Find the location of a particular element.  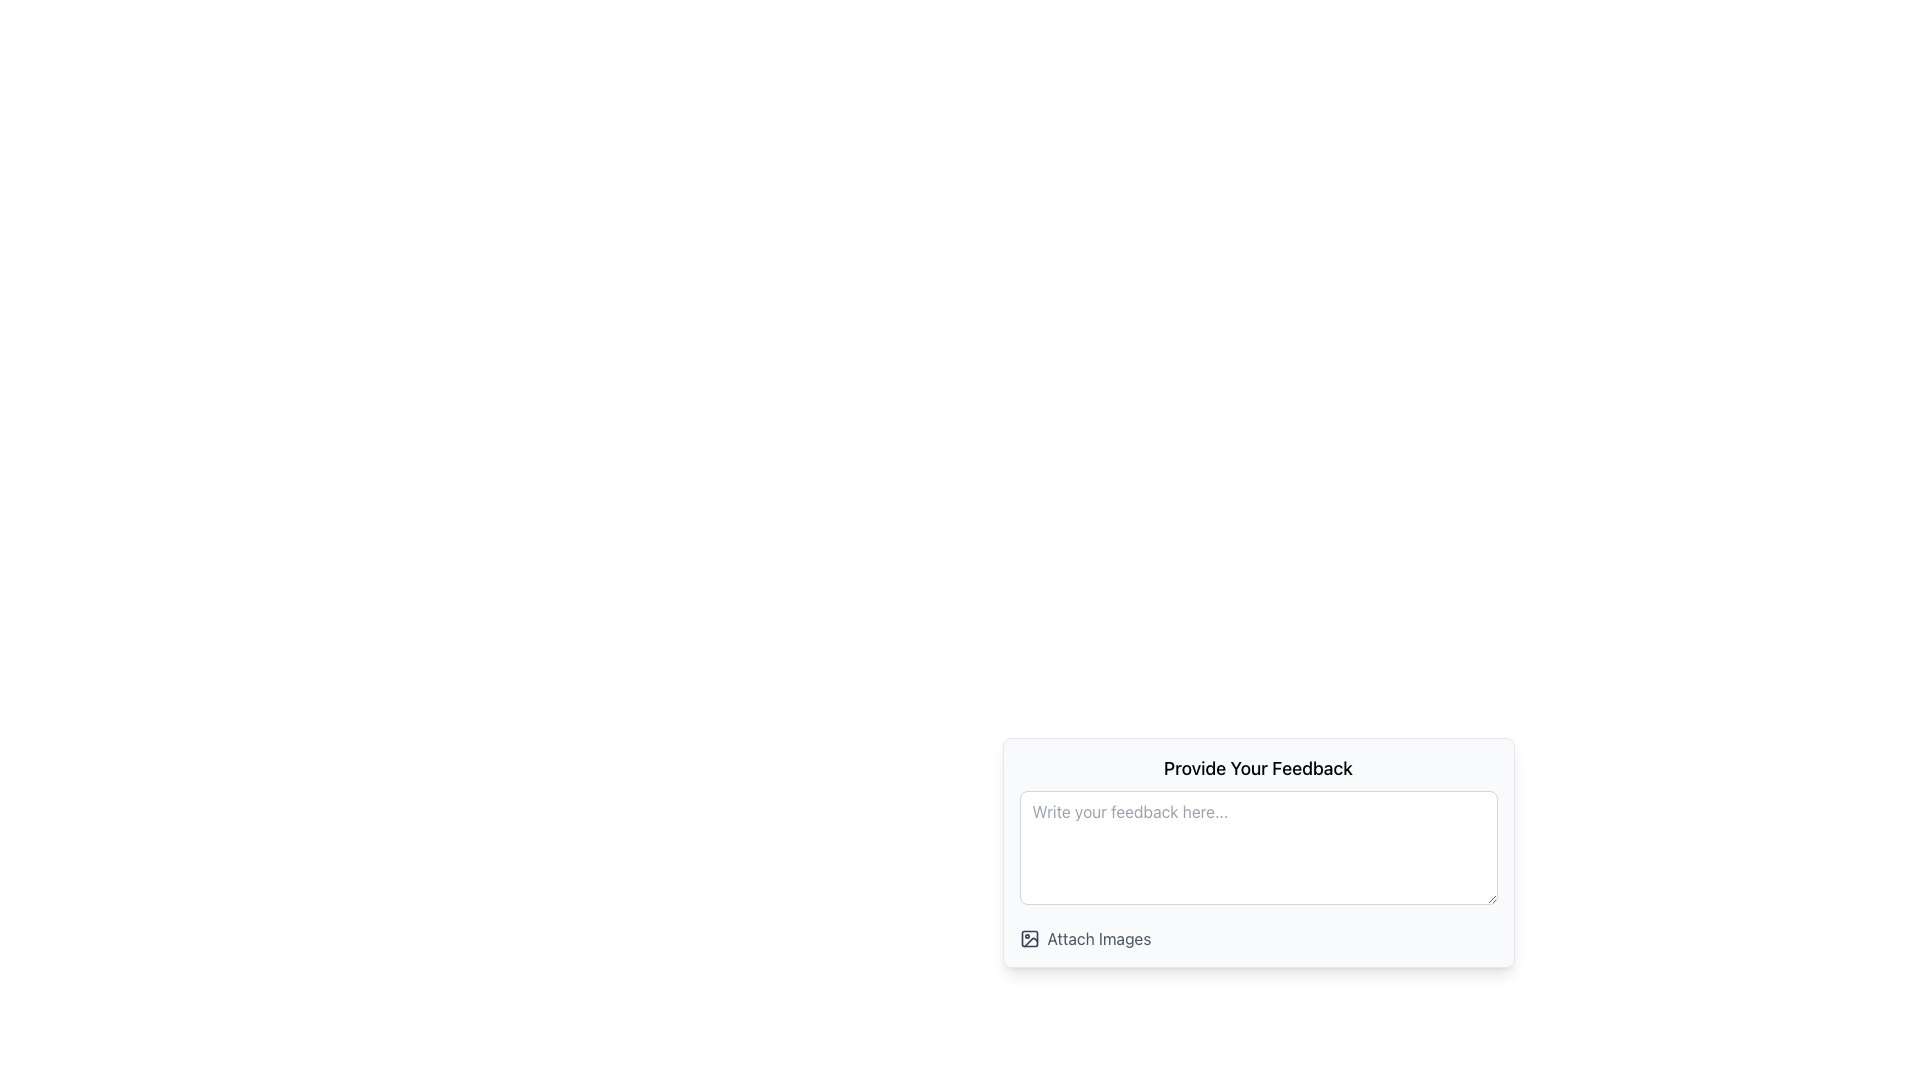

the Static Text Label that prompts users to attach images, located to the right of an image icon within the feedback submission component is located at coordinates (1098, 938).